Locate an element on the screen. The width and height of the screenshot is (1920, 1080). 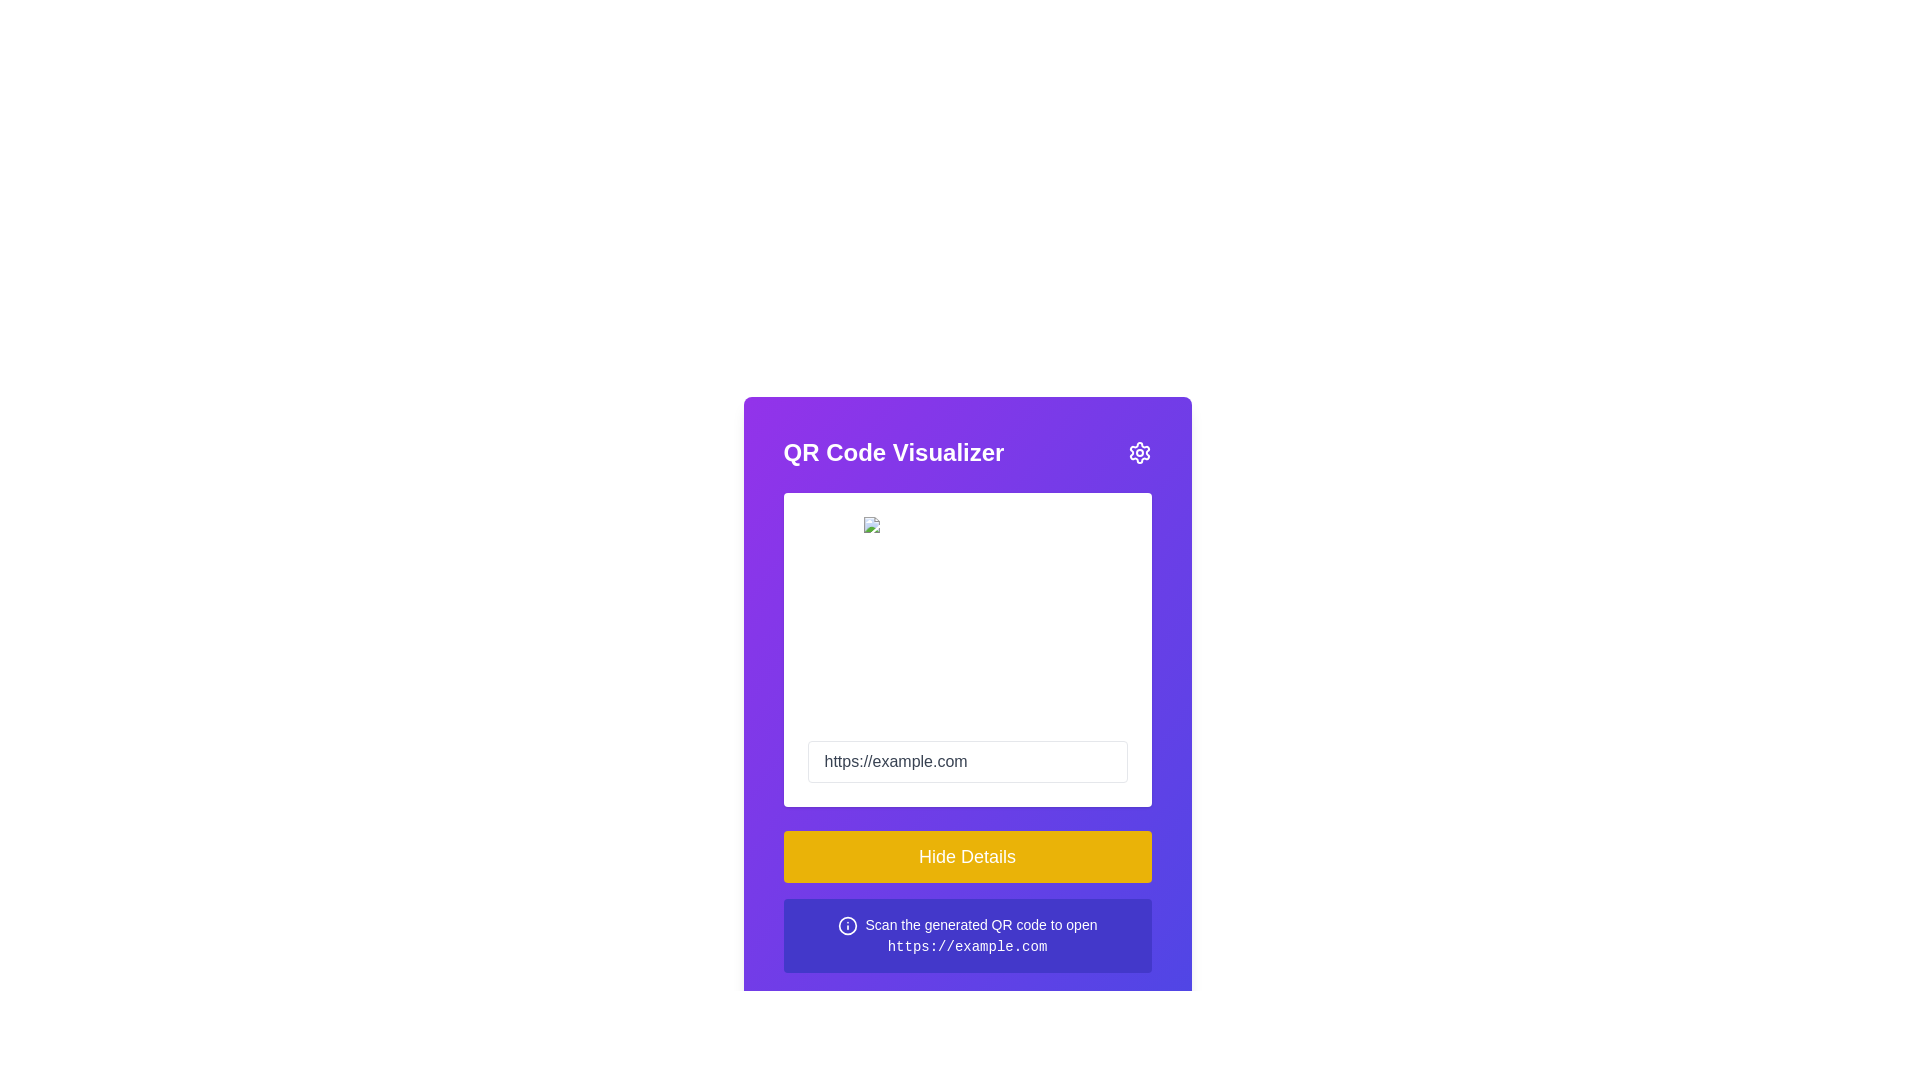
the informational text box with a blue background that contains the text 'Scan the generated QR code is located at coordinates (967, 936).